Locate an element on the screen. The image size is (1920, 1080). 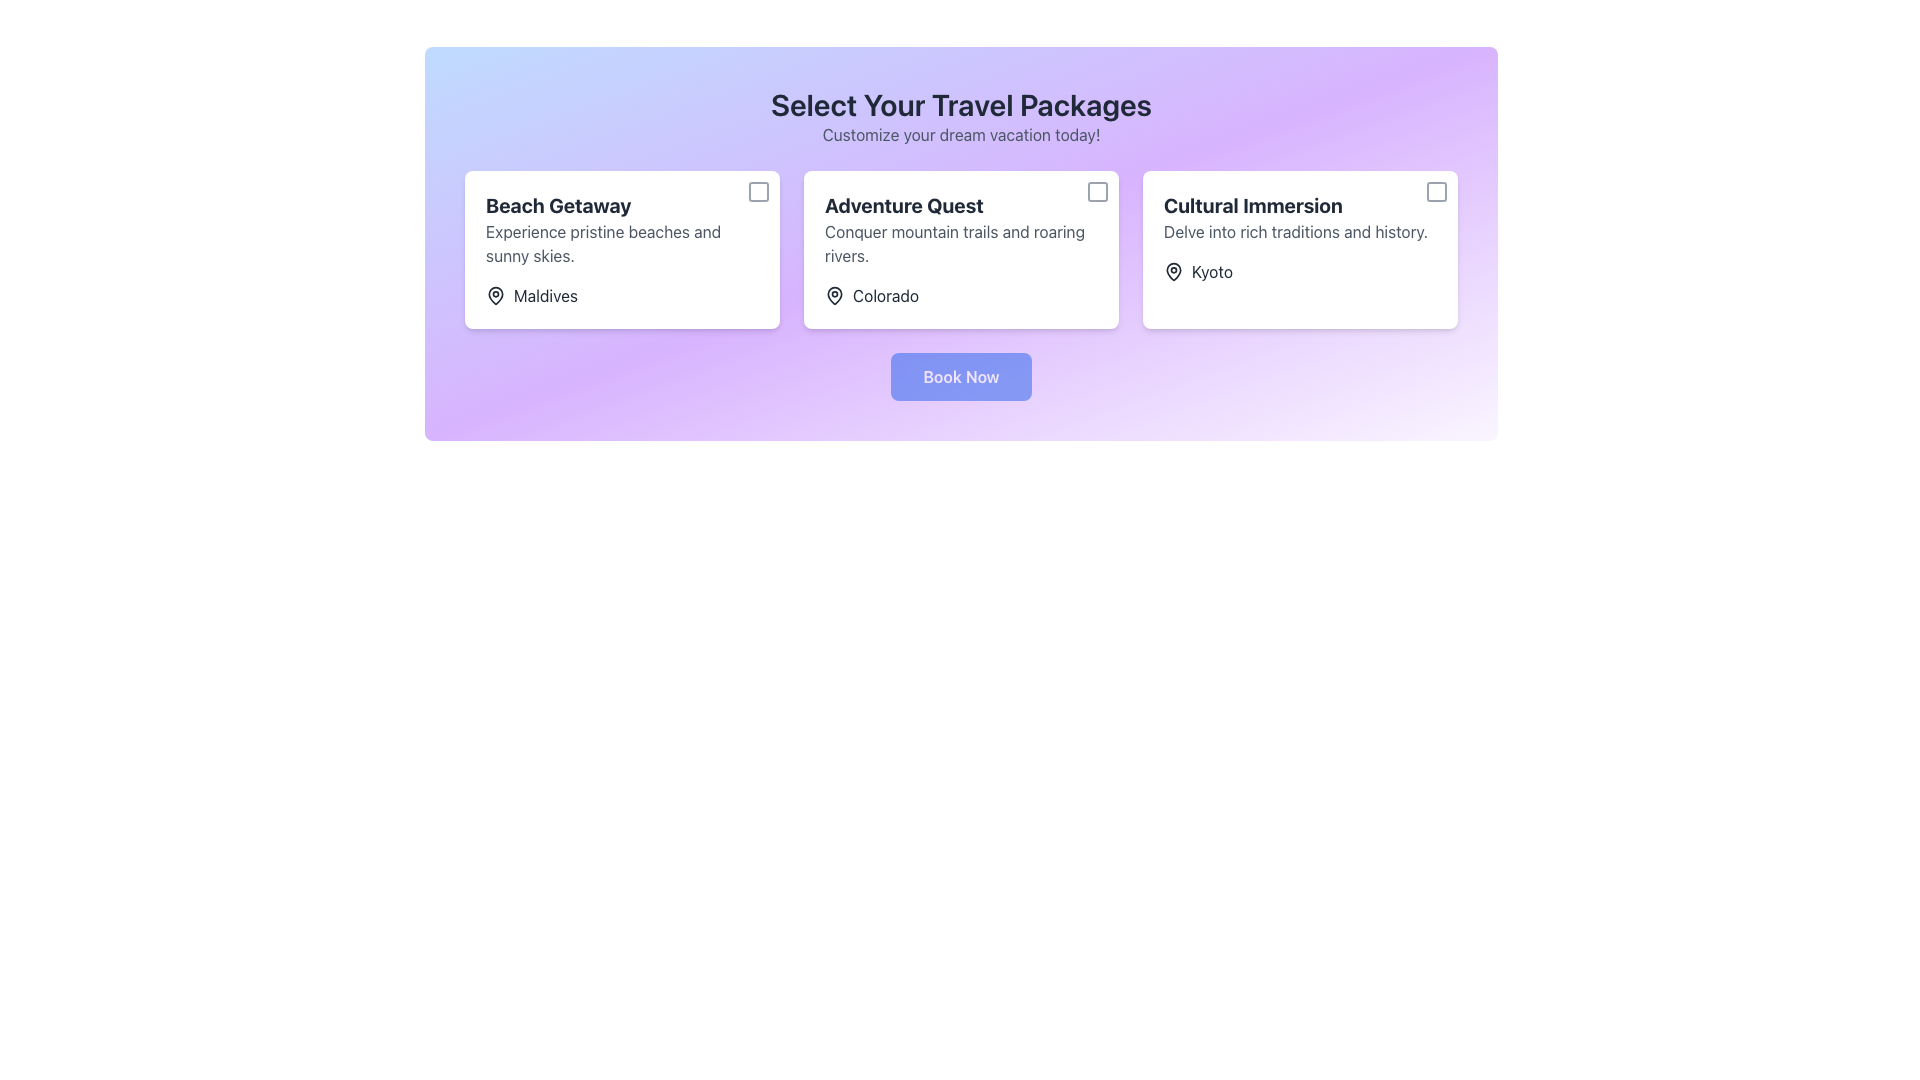
the bold, large-sized text label 'Cultural Immersion' styled in dark gray, located at the top of the rightmost card in a row of three is located at coordinates (1300, 205).